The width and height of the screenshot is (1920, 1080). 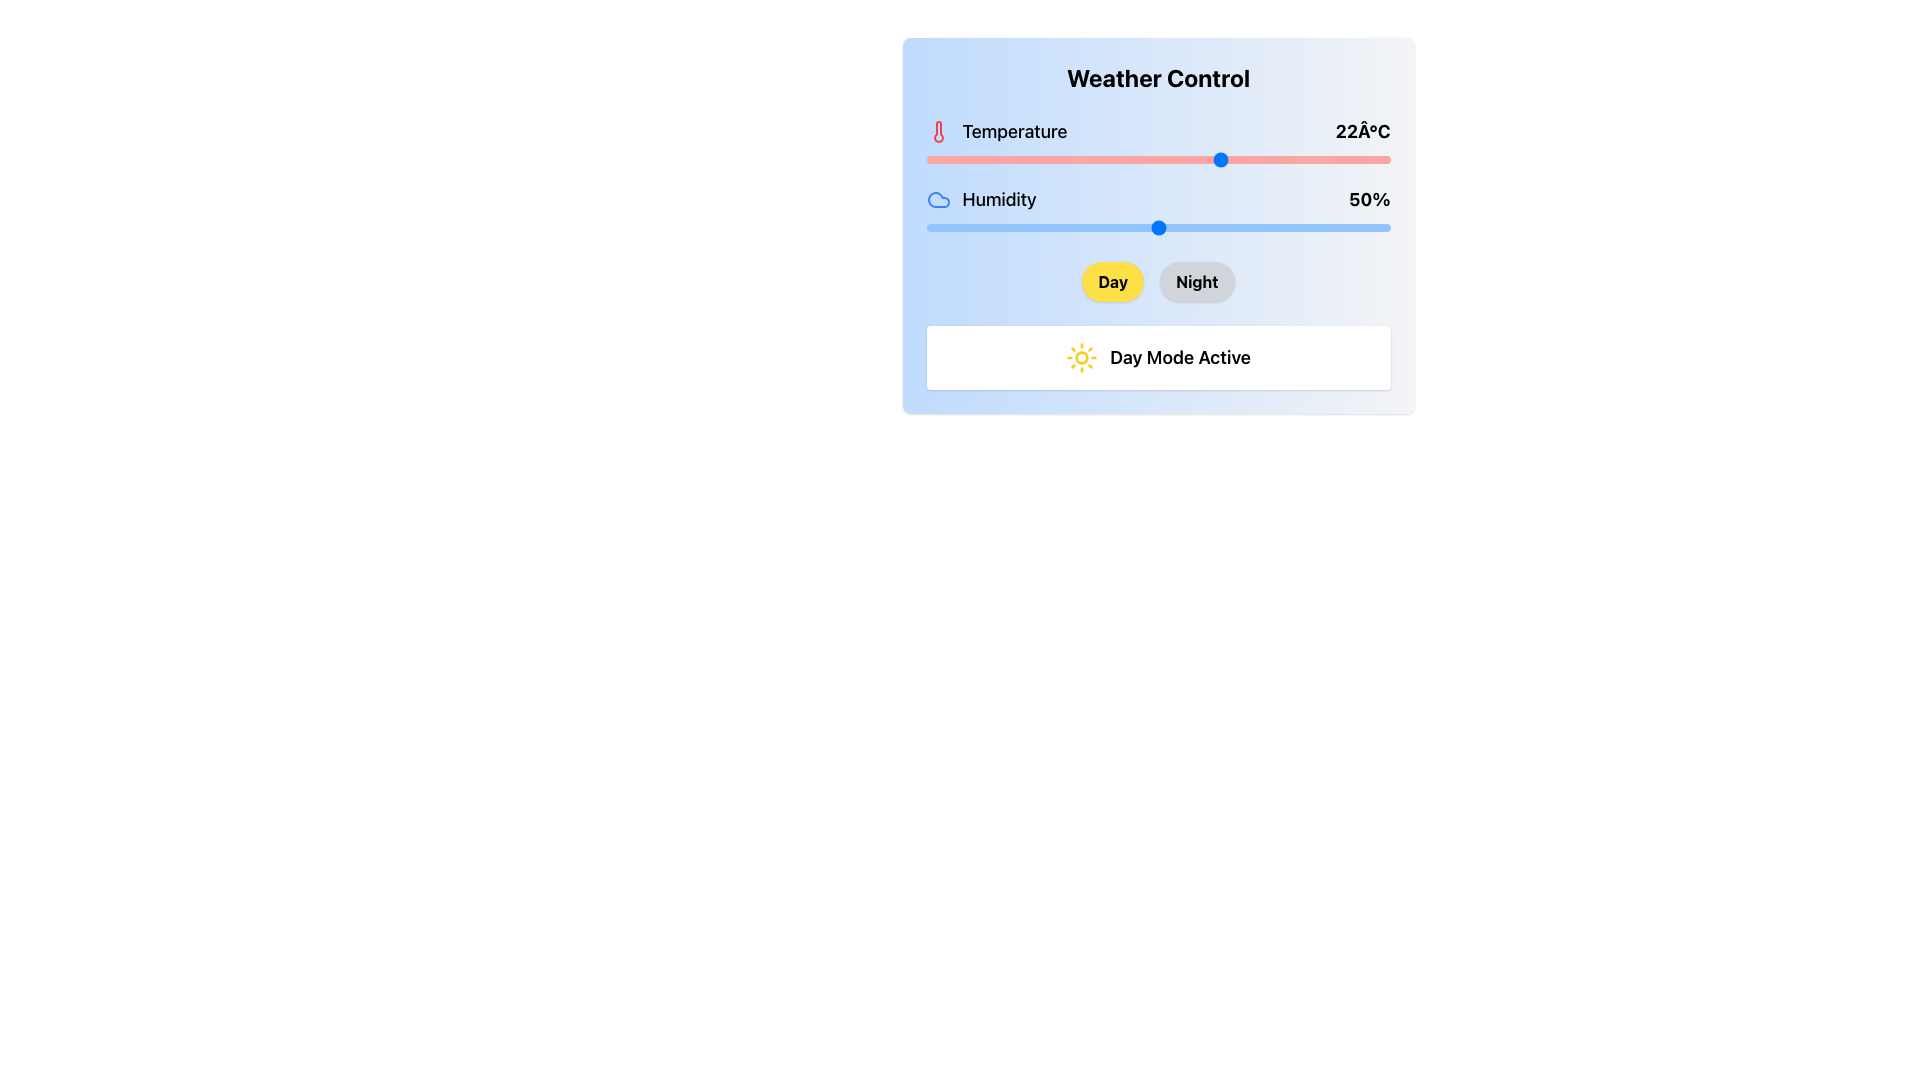 I want to click on the red thermometer icon located to the left of the 'Temperature' label under 'Weather Control', so click(x=937, y=131).